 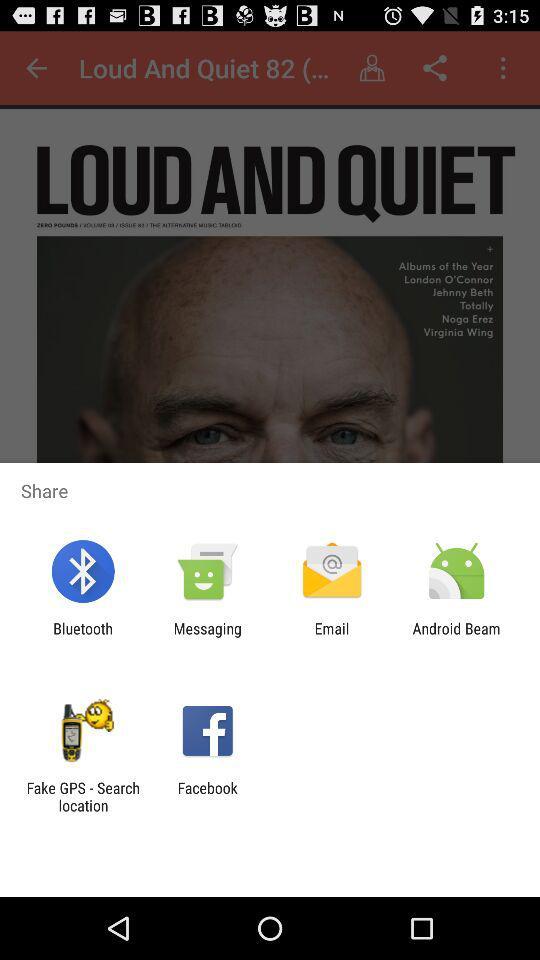 I want to click on the messaging app, so click(x=206, y=636).